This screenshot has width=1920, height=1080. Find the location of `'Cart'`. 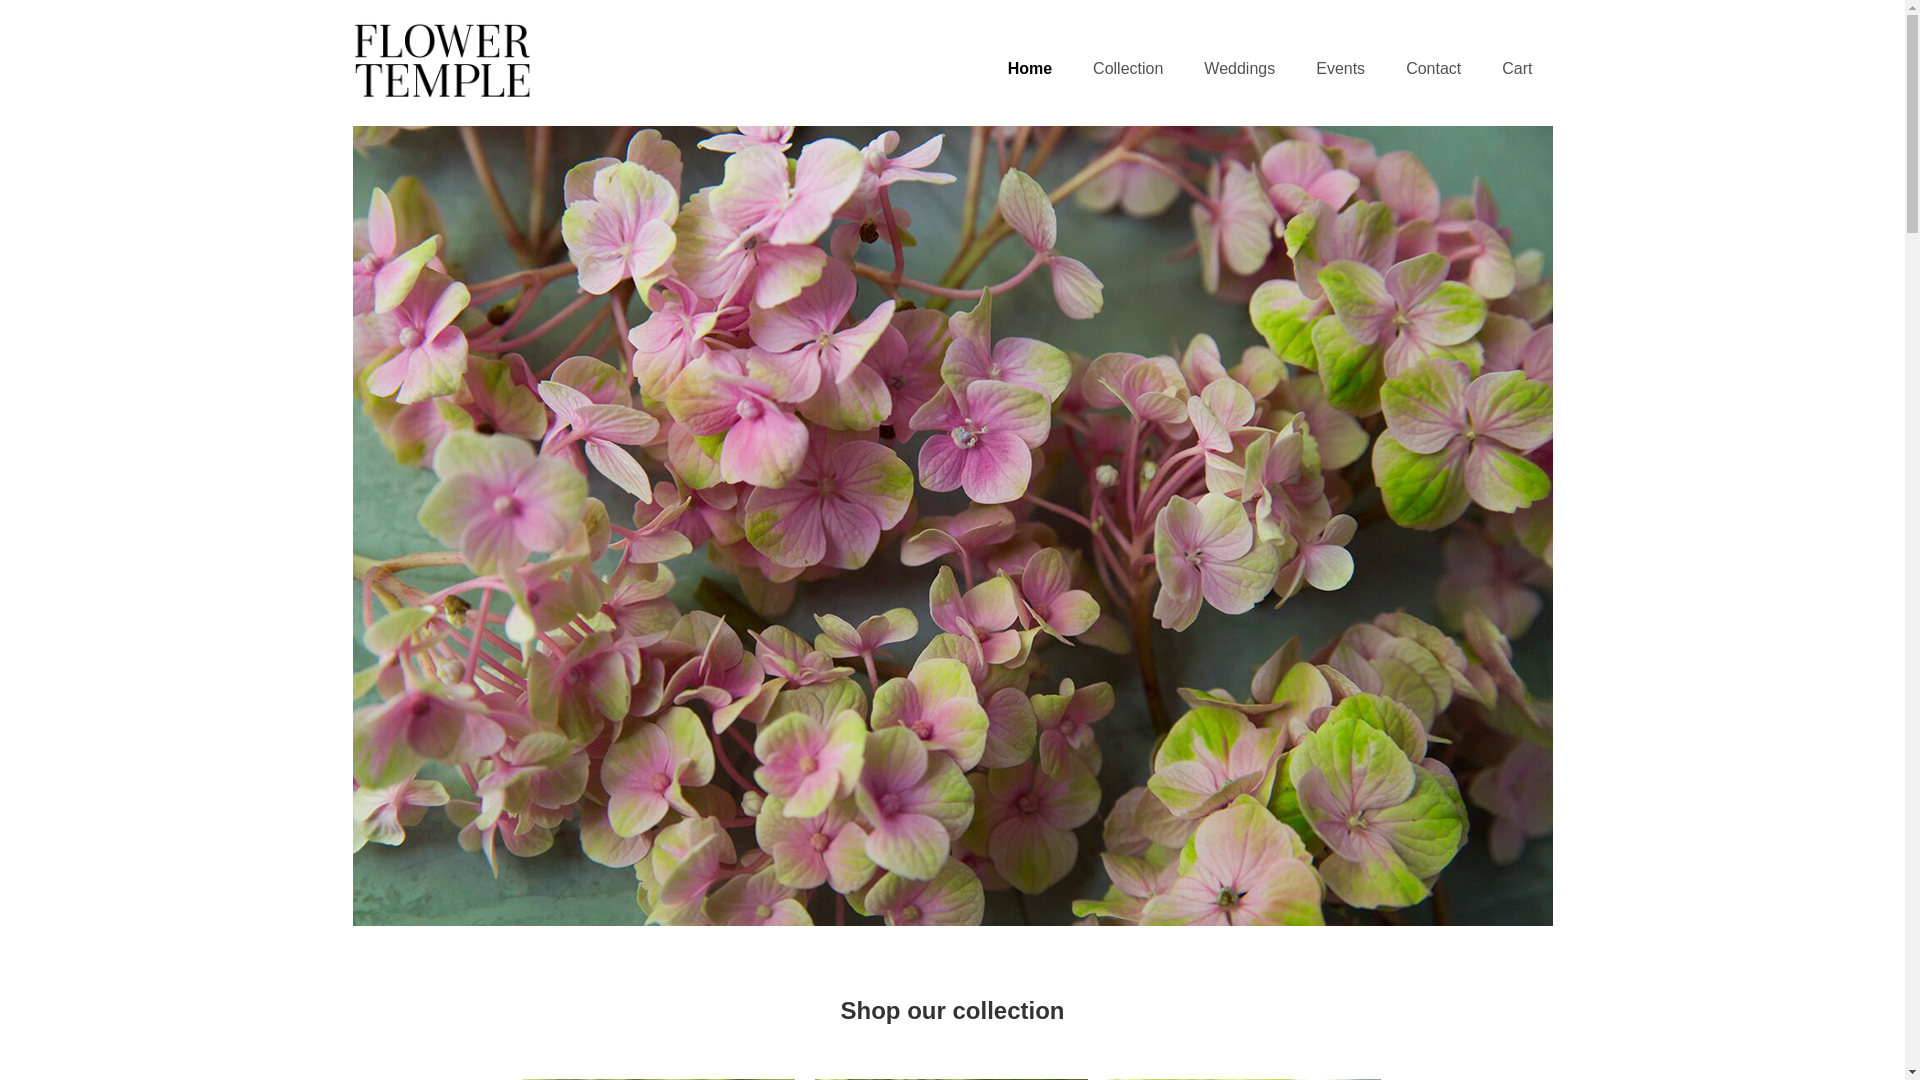

'Cart' is located at coordinates (1482, 69).